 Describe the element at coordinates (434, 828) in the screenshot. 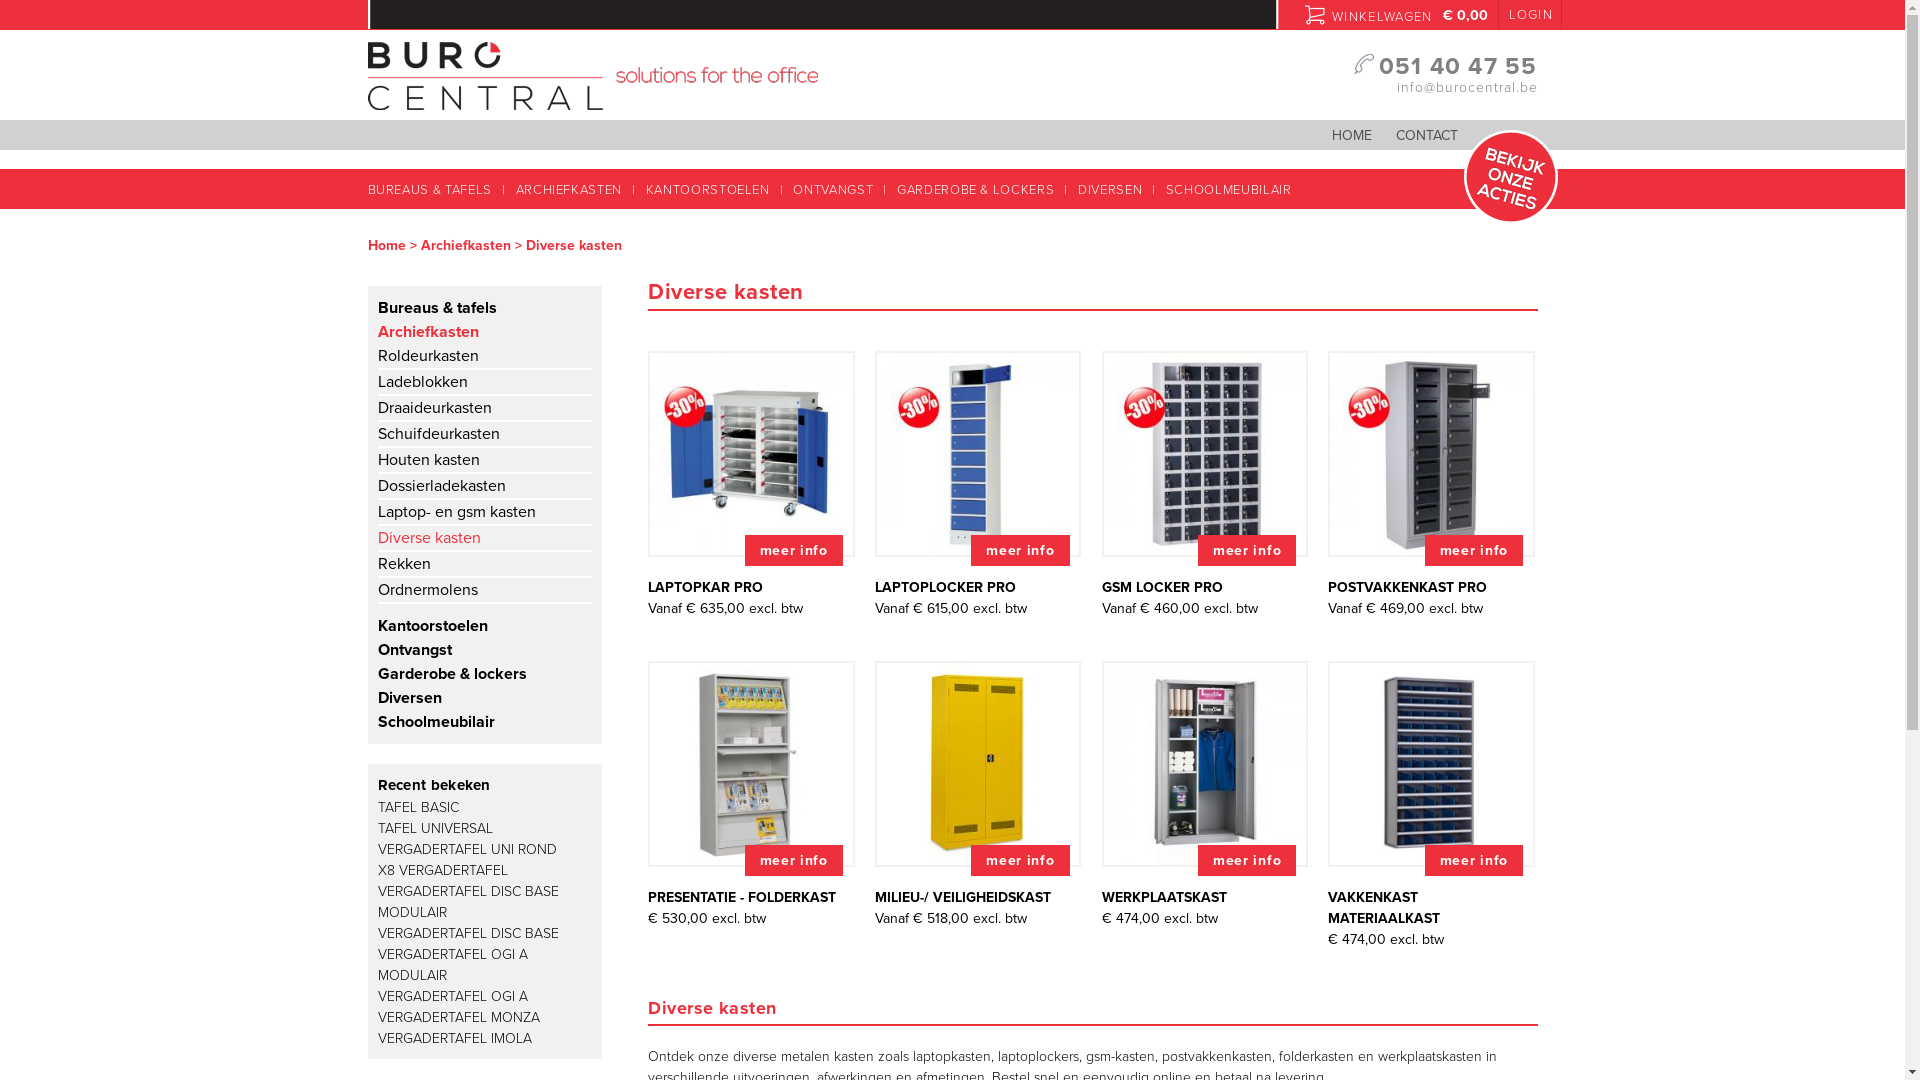

I see `'TAFEL UNIVERSAL'` at that location.